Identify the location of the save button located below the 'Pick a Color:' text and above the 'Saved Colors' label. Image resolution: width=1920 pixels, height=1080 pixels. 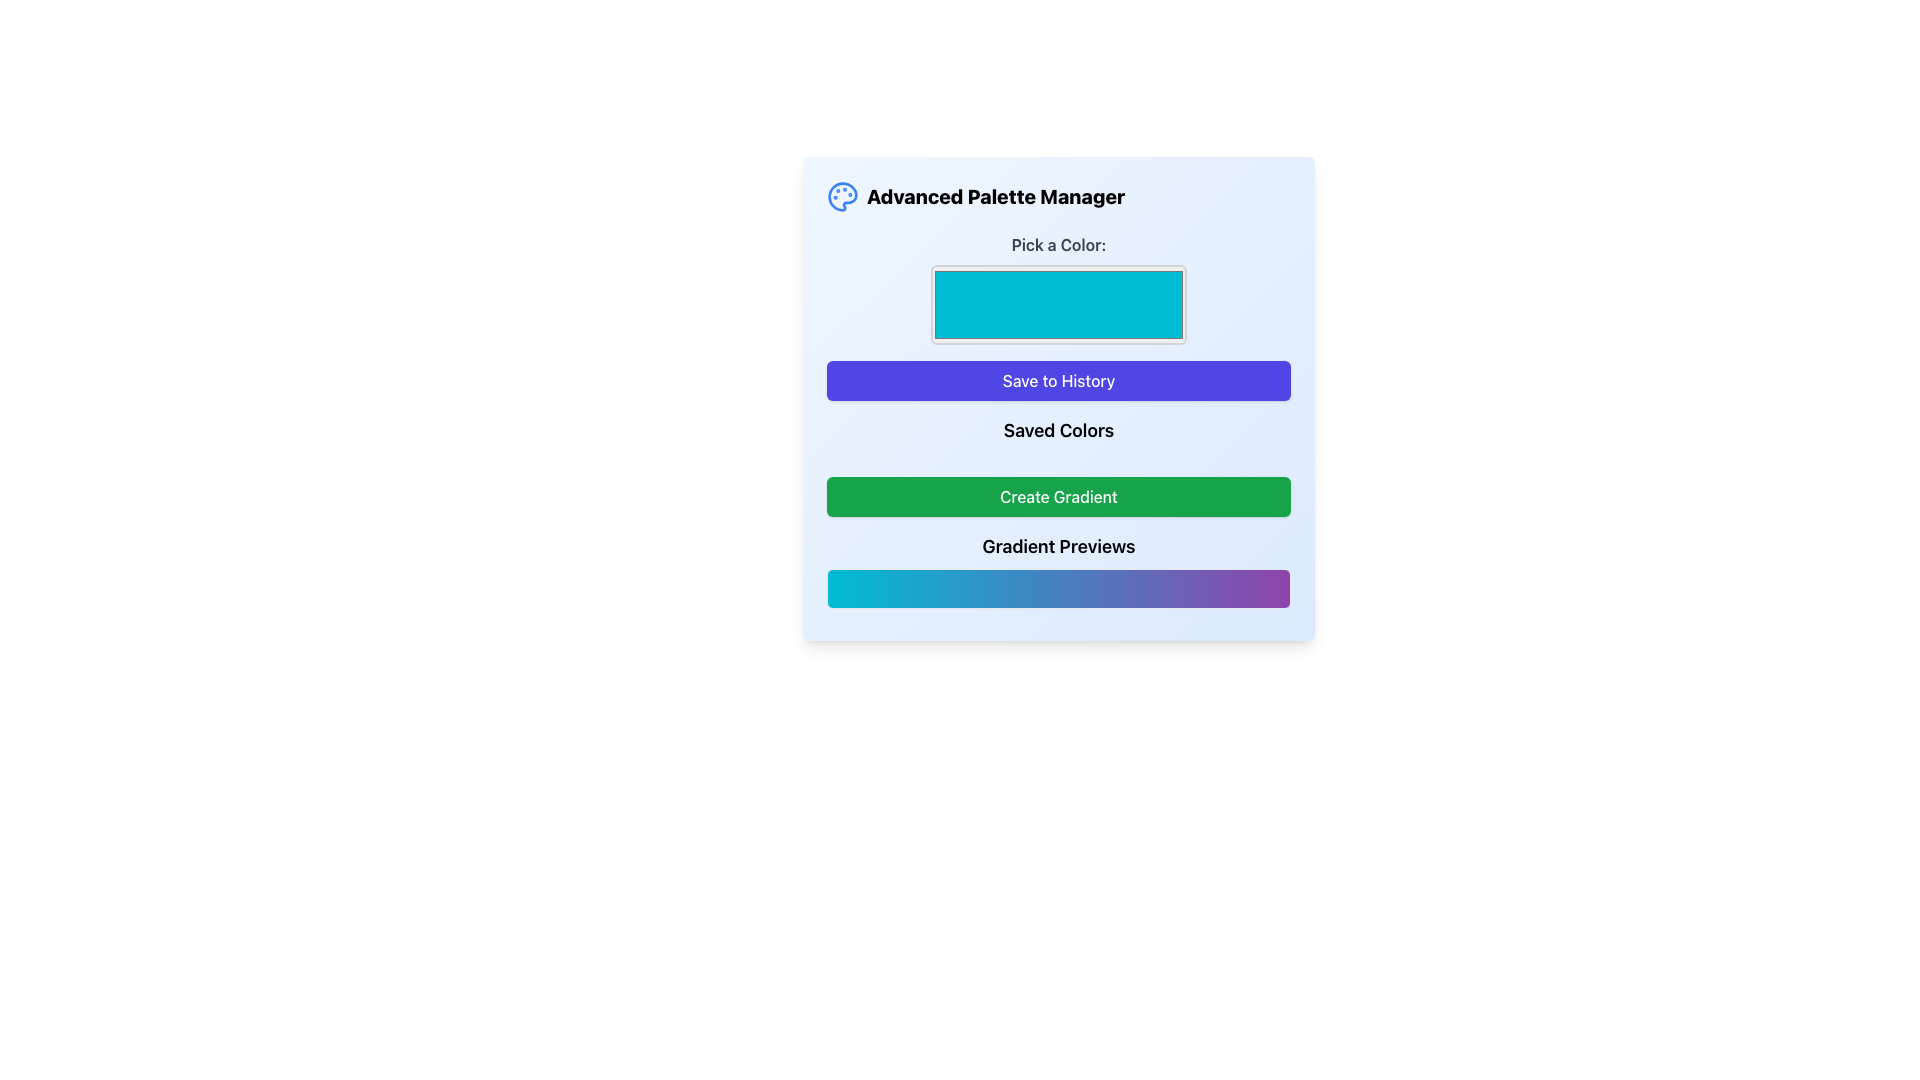
(1058, 398).